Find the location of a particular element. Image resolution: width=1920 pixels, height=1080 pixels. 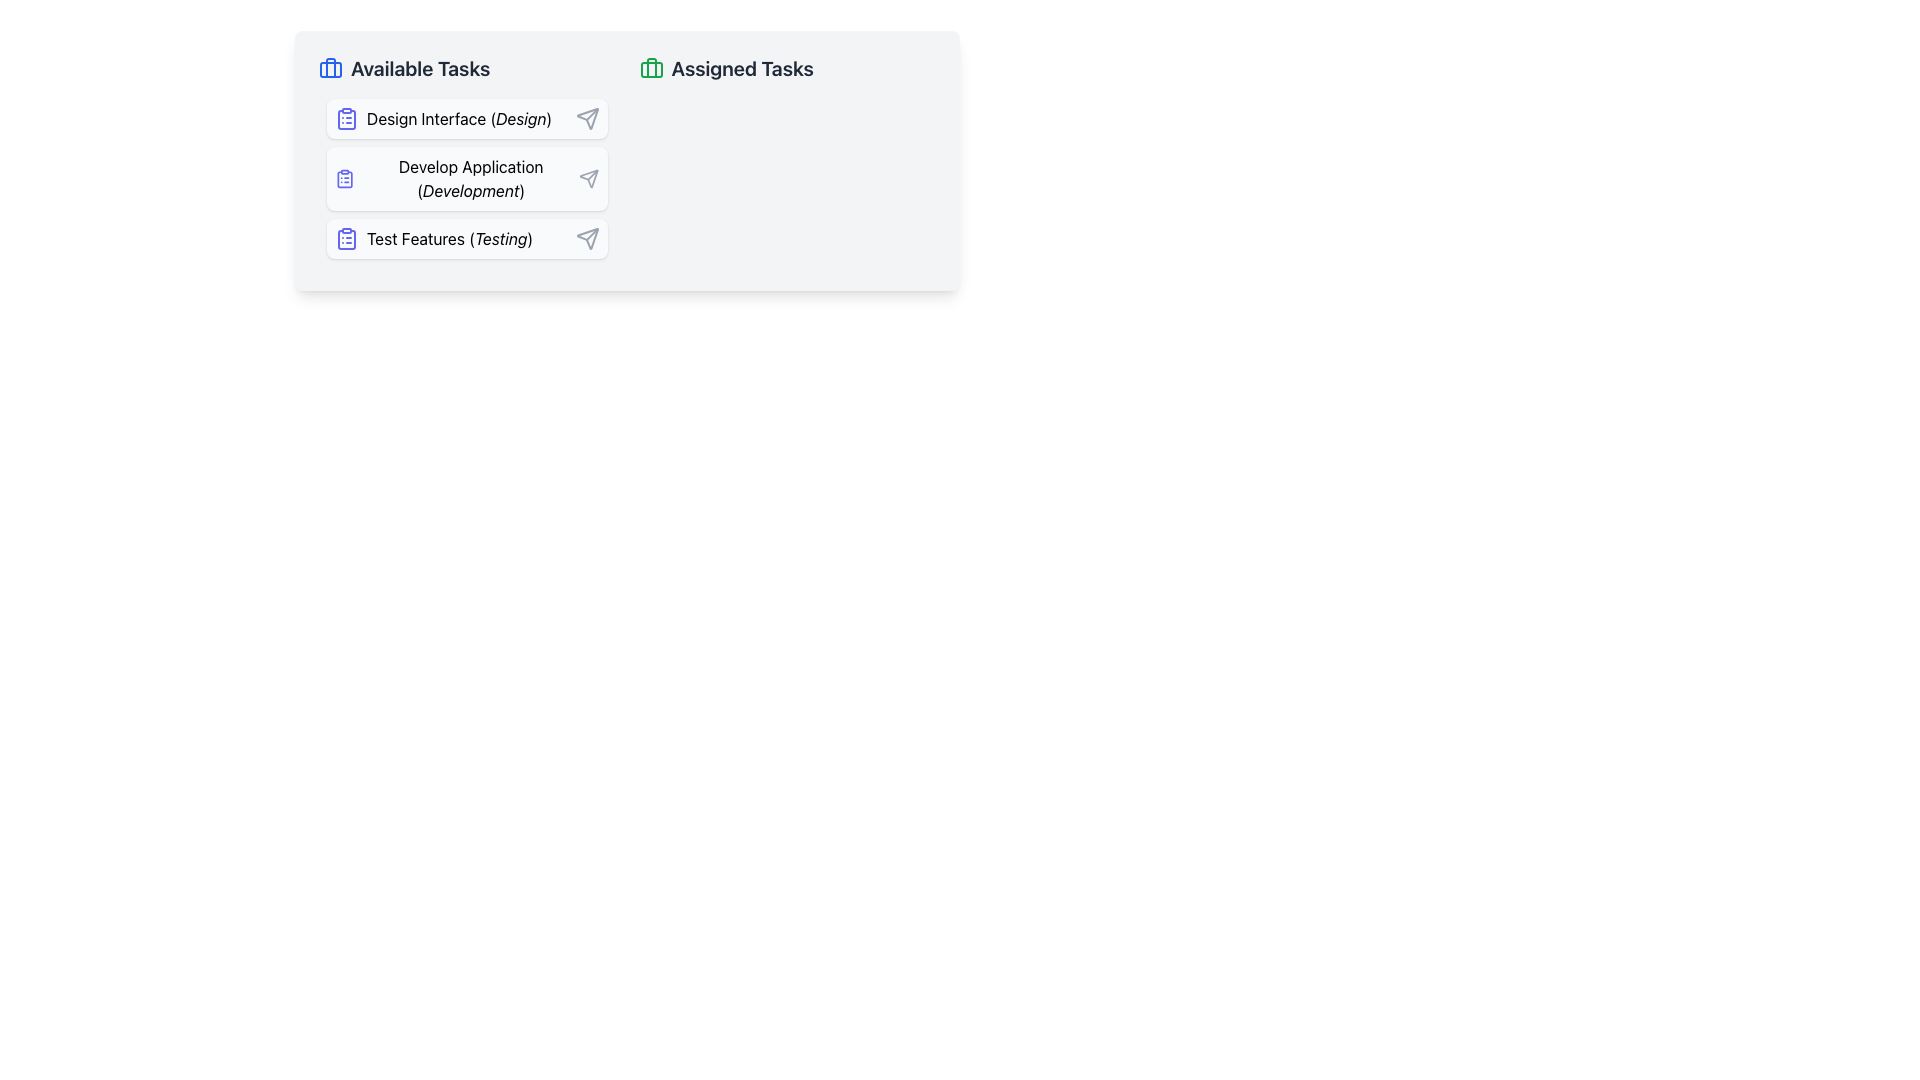

the text label 'Design' which is styled in bold and is part of the first task item labeled 'Design Interface (Design)' within the 'Available Tasks' list is located at coordinates (521, 119).